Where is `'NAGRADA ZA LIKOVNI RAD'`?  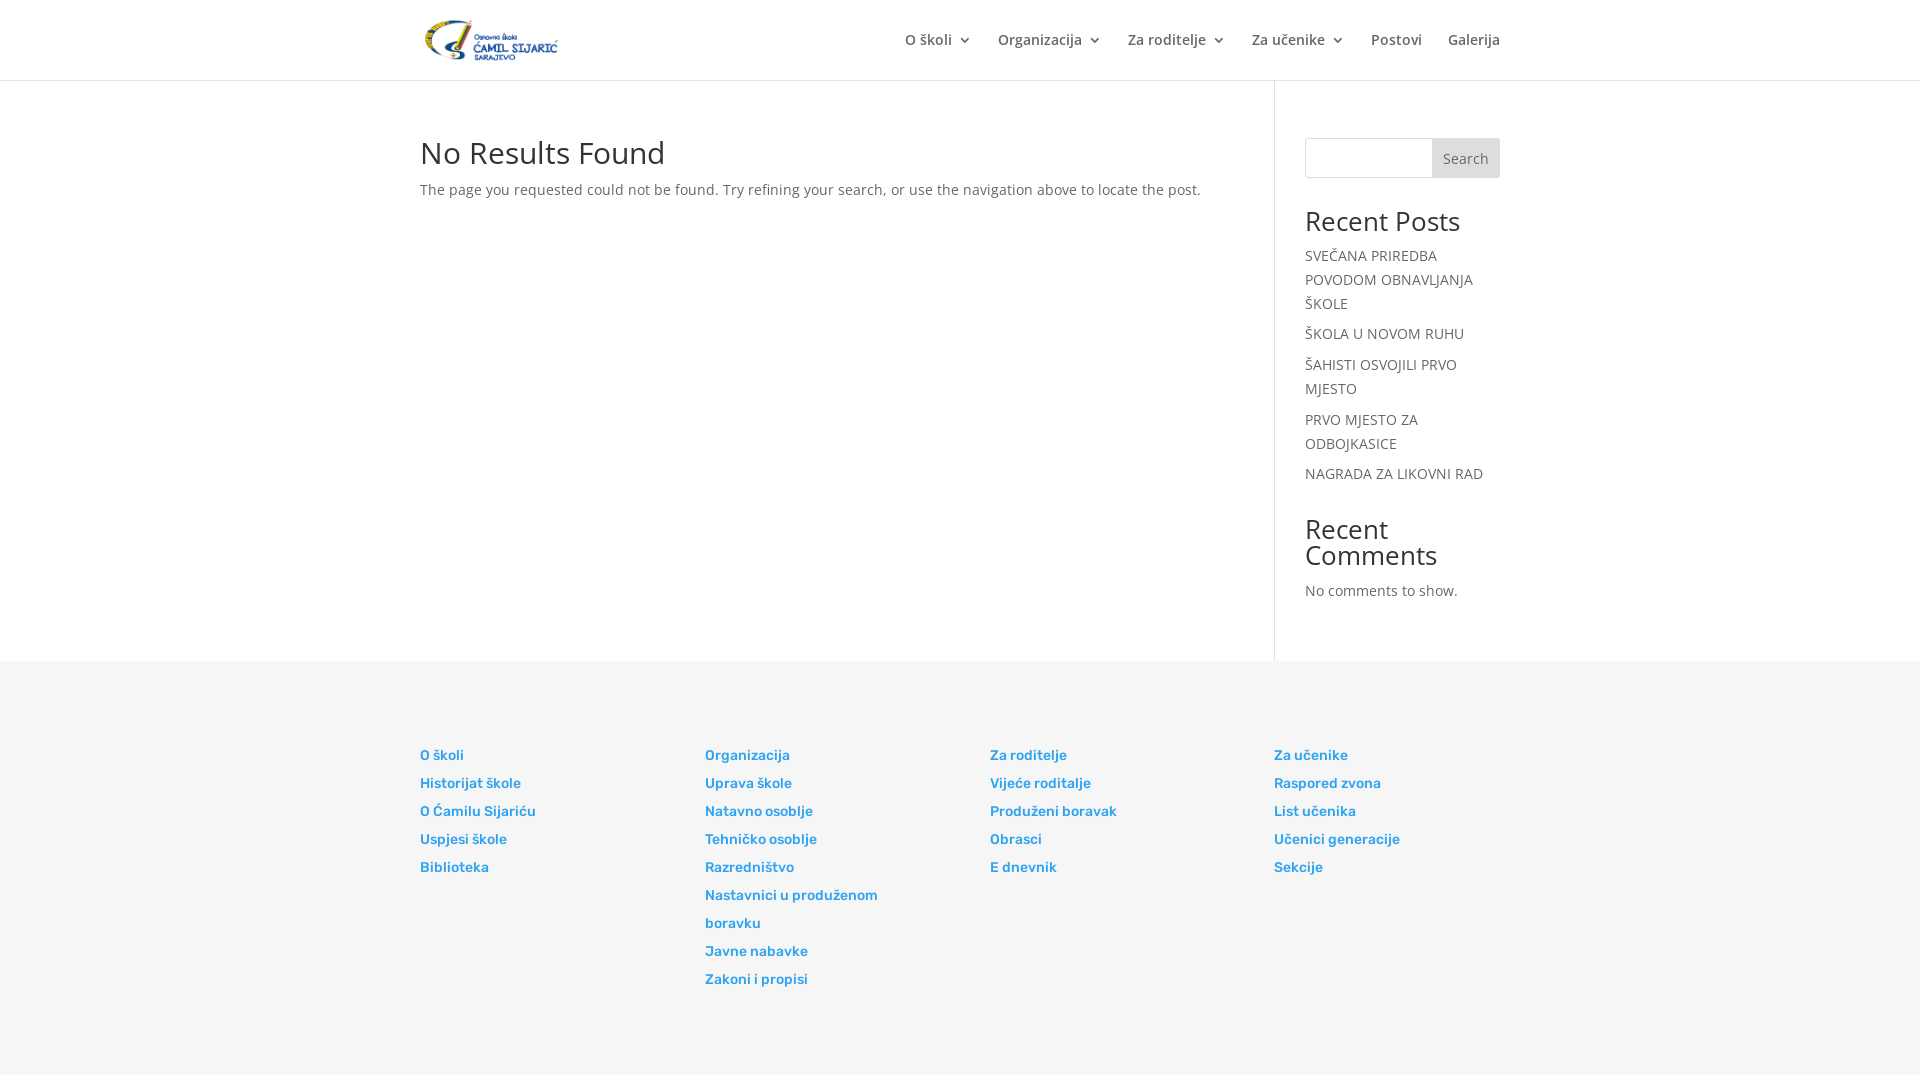
'NAGRADA ZA LIKOVNI RAD' is located at coordinates (1305, 473).